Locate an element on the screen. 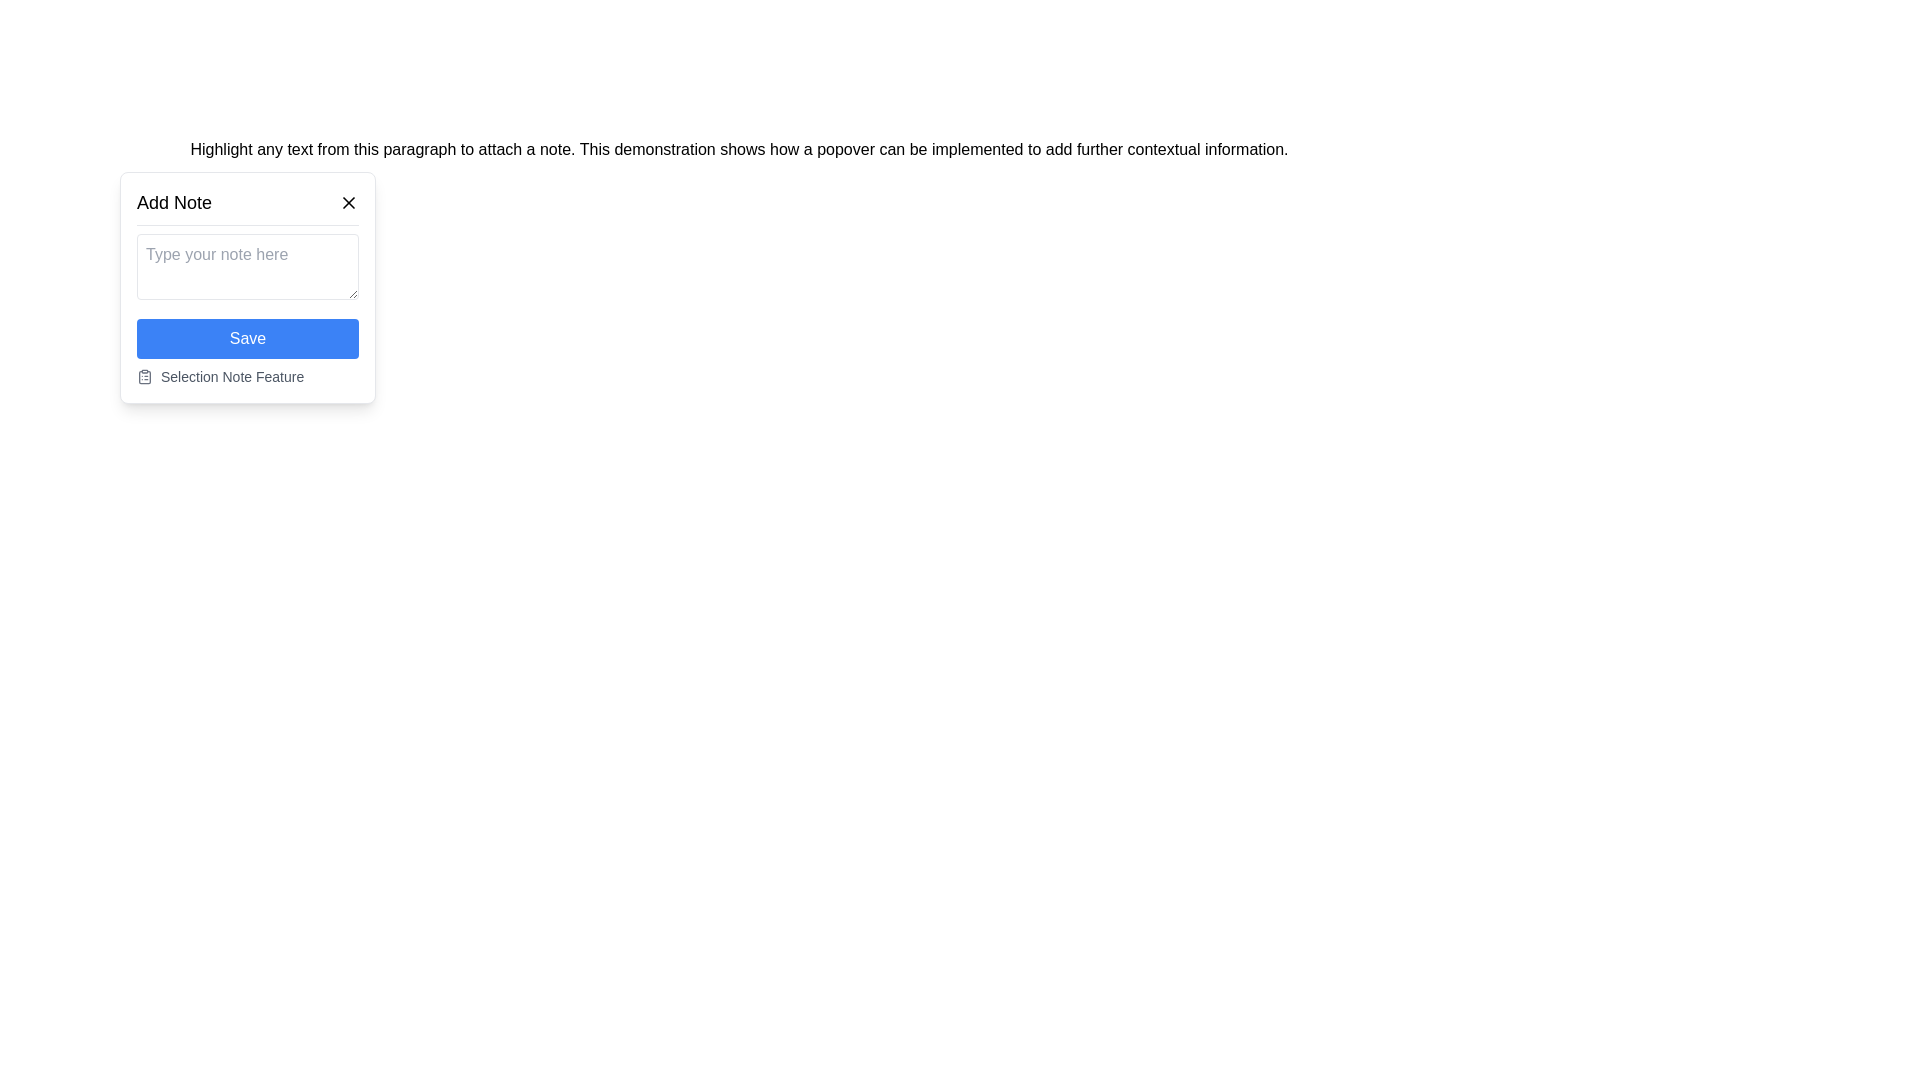  the Informational Label displaying 'Selection Note Feature' which includes a clipboard icon, located beneath the 'Save' button in the 'Add Note' popover is located at coordinates (247, 377).